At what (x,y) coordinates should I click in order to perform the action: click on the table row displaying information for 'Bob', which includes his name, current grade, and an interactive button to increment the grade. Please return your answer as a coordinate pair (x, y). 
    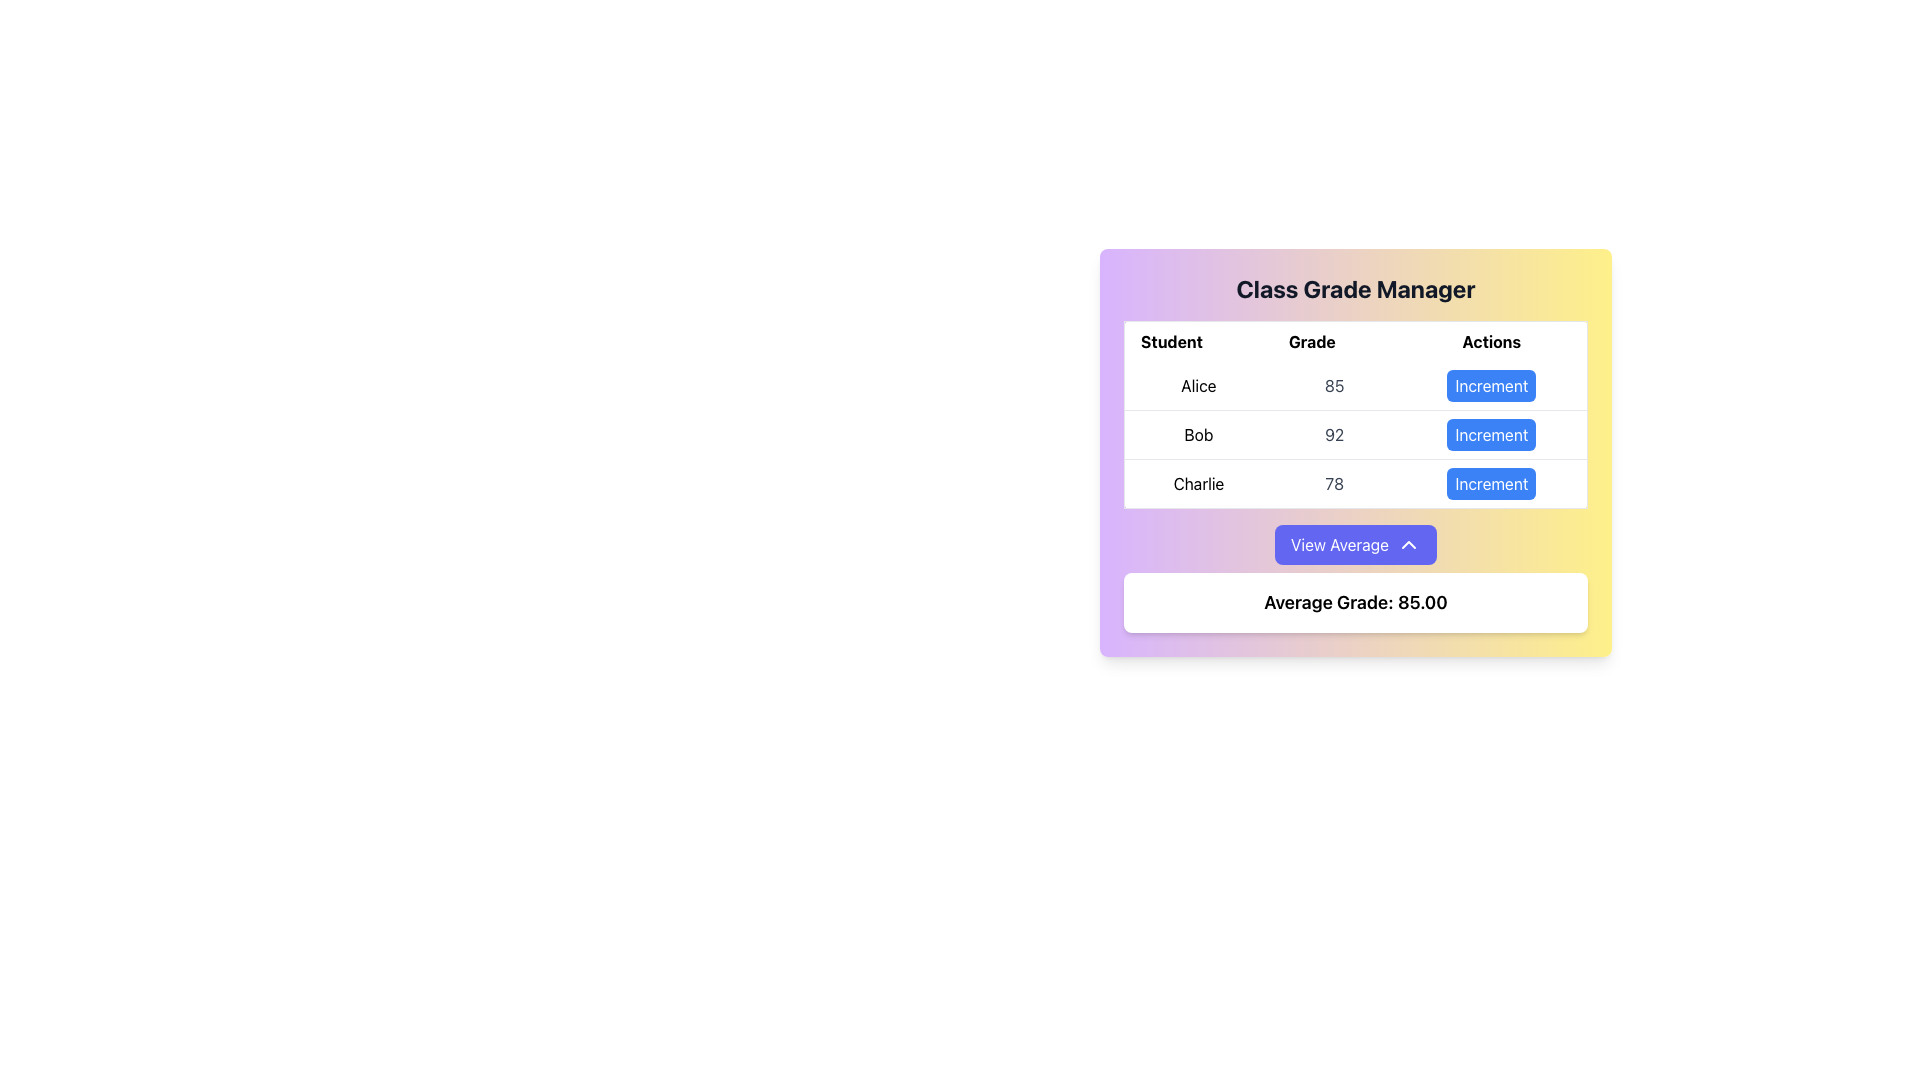
    Looking at the image, I should click on (1356, 434).